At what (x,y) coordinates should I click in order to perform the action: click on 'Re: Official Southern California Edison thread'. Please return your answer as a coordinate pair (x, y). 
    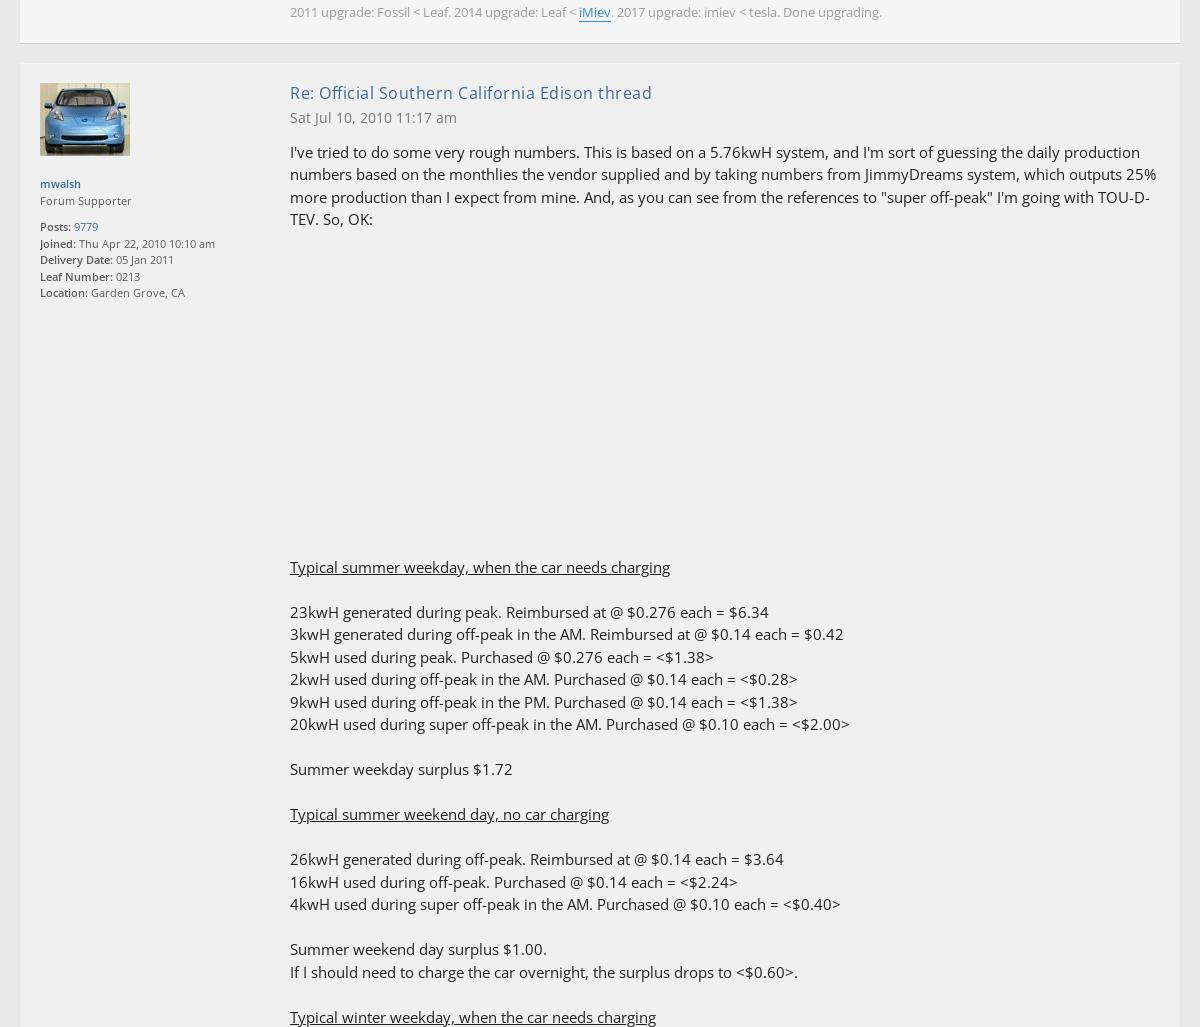
    Looking at the image, I should click on (470, 92).